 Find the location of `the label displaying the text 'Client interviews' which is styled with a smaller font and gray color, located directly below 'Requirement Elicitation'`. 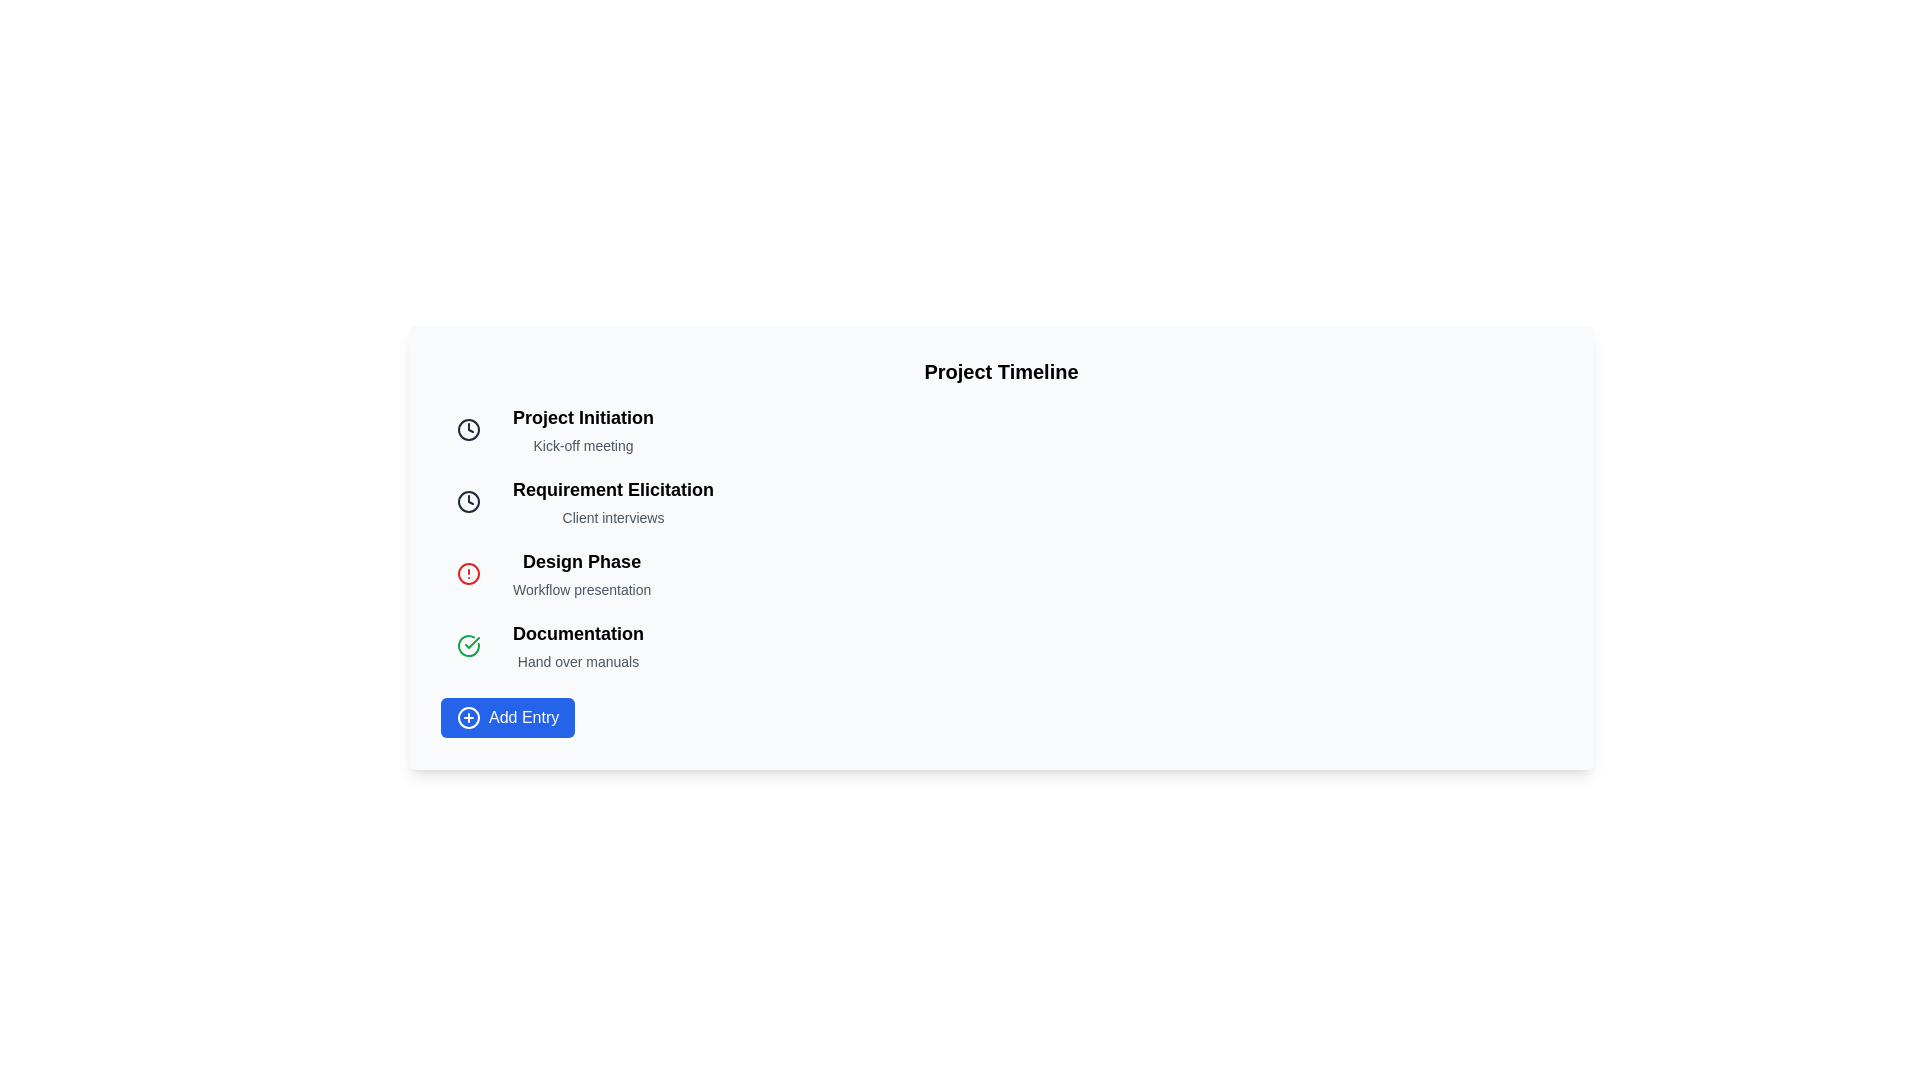

the label displaying the text 'Client interviews' which is styled with a smaller font and gray color, located directly below 'Requirement Elicitation' is located at coordinates (612, 516).